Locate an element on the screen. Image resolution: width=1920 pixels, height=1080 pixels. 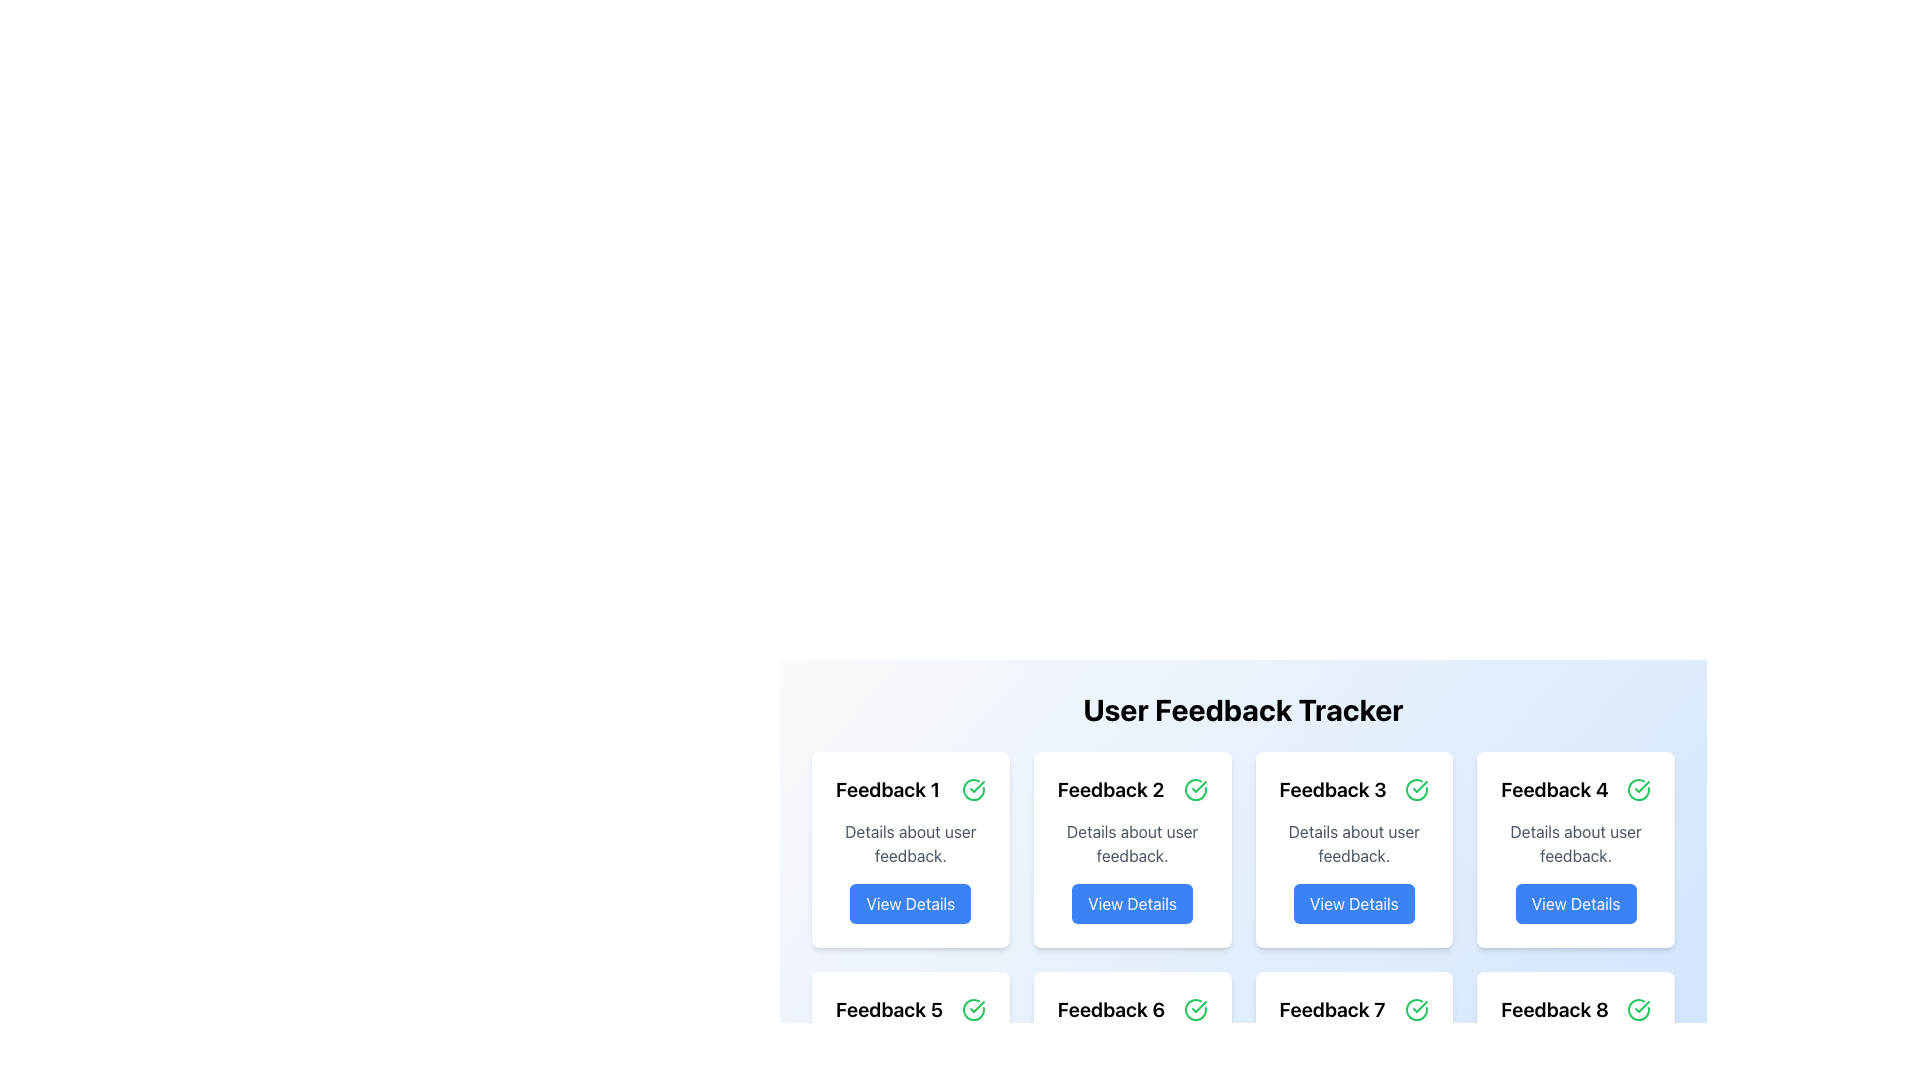
the text label displaying 'Feedback 8' located in the bottom-right corner of the grid layout, adjacent to the green check icon is located at coordinates (1554, 1010).